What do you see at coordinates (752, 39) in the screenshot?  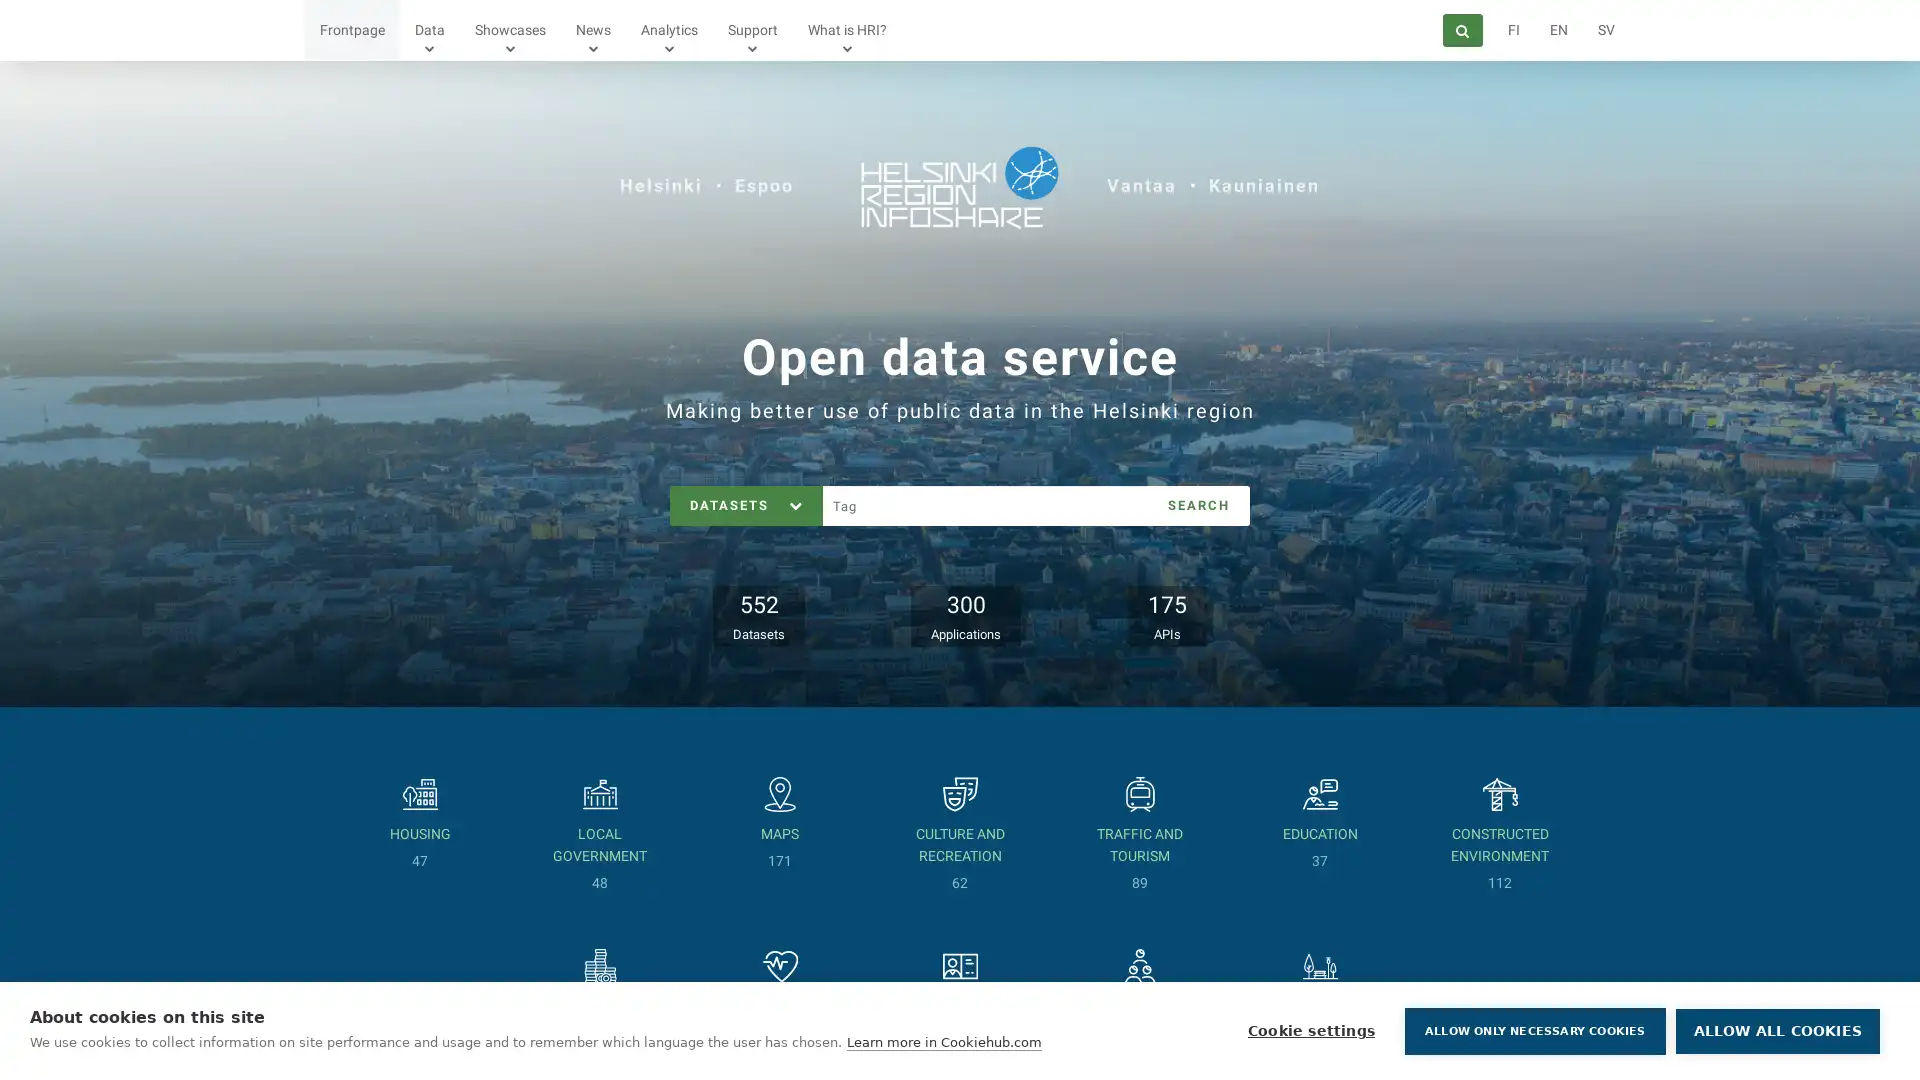 I see `Show submenu for Support` at bounding box center [752, 39].